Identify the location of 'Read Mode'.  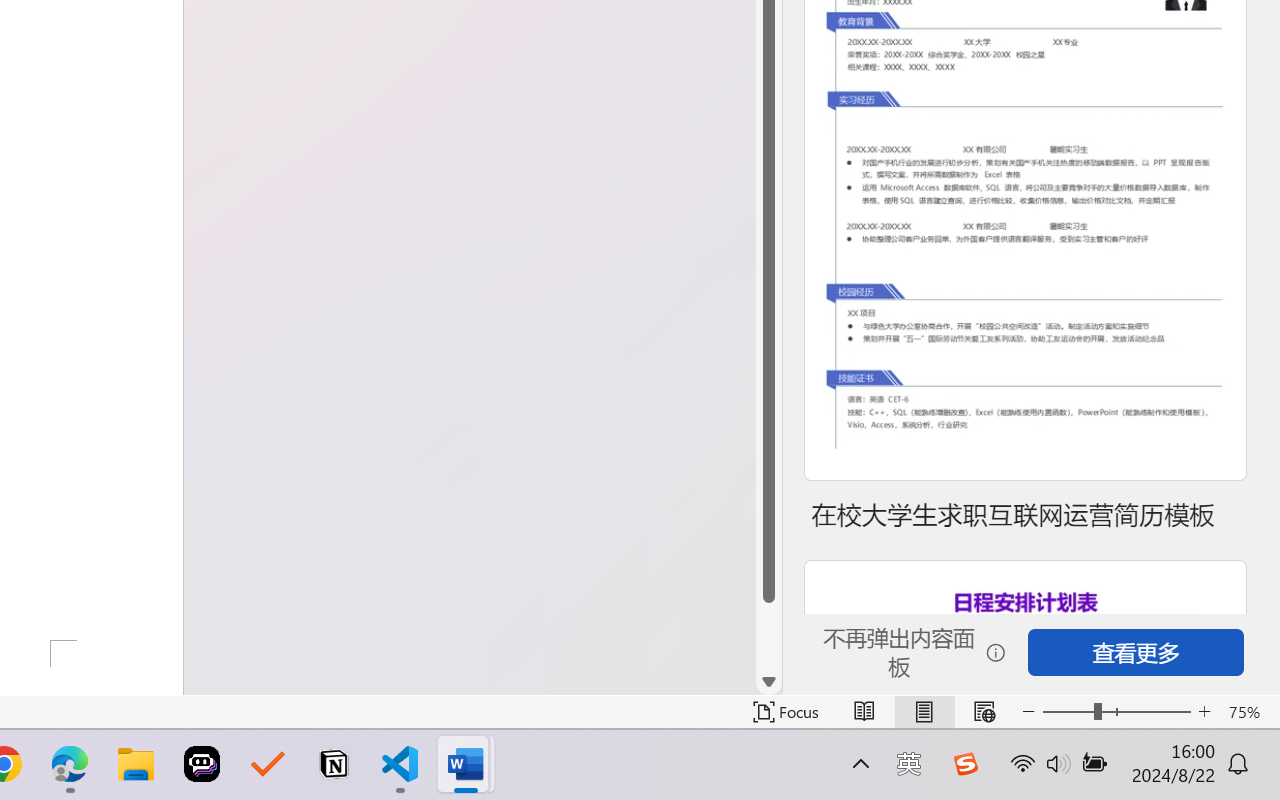
(864, 711).